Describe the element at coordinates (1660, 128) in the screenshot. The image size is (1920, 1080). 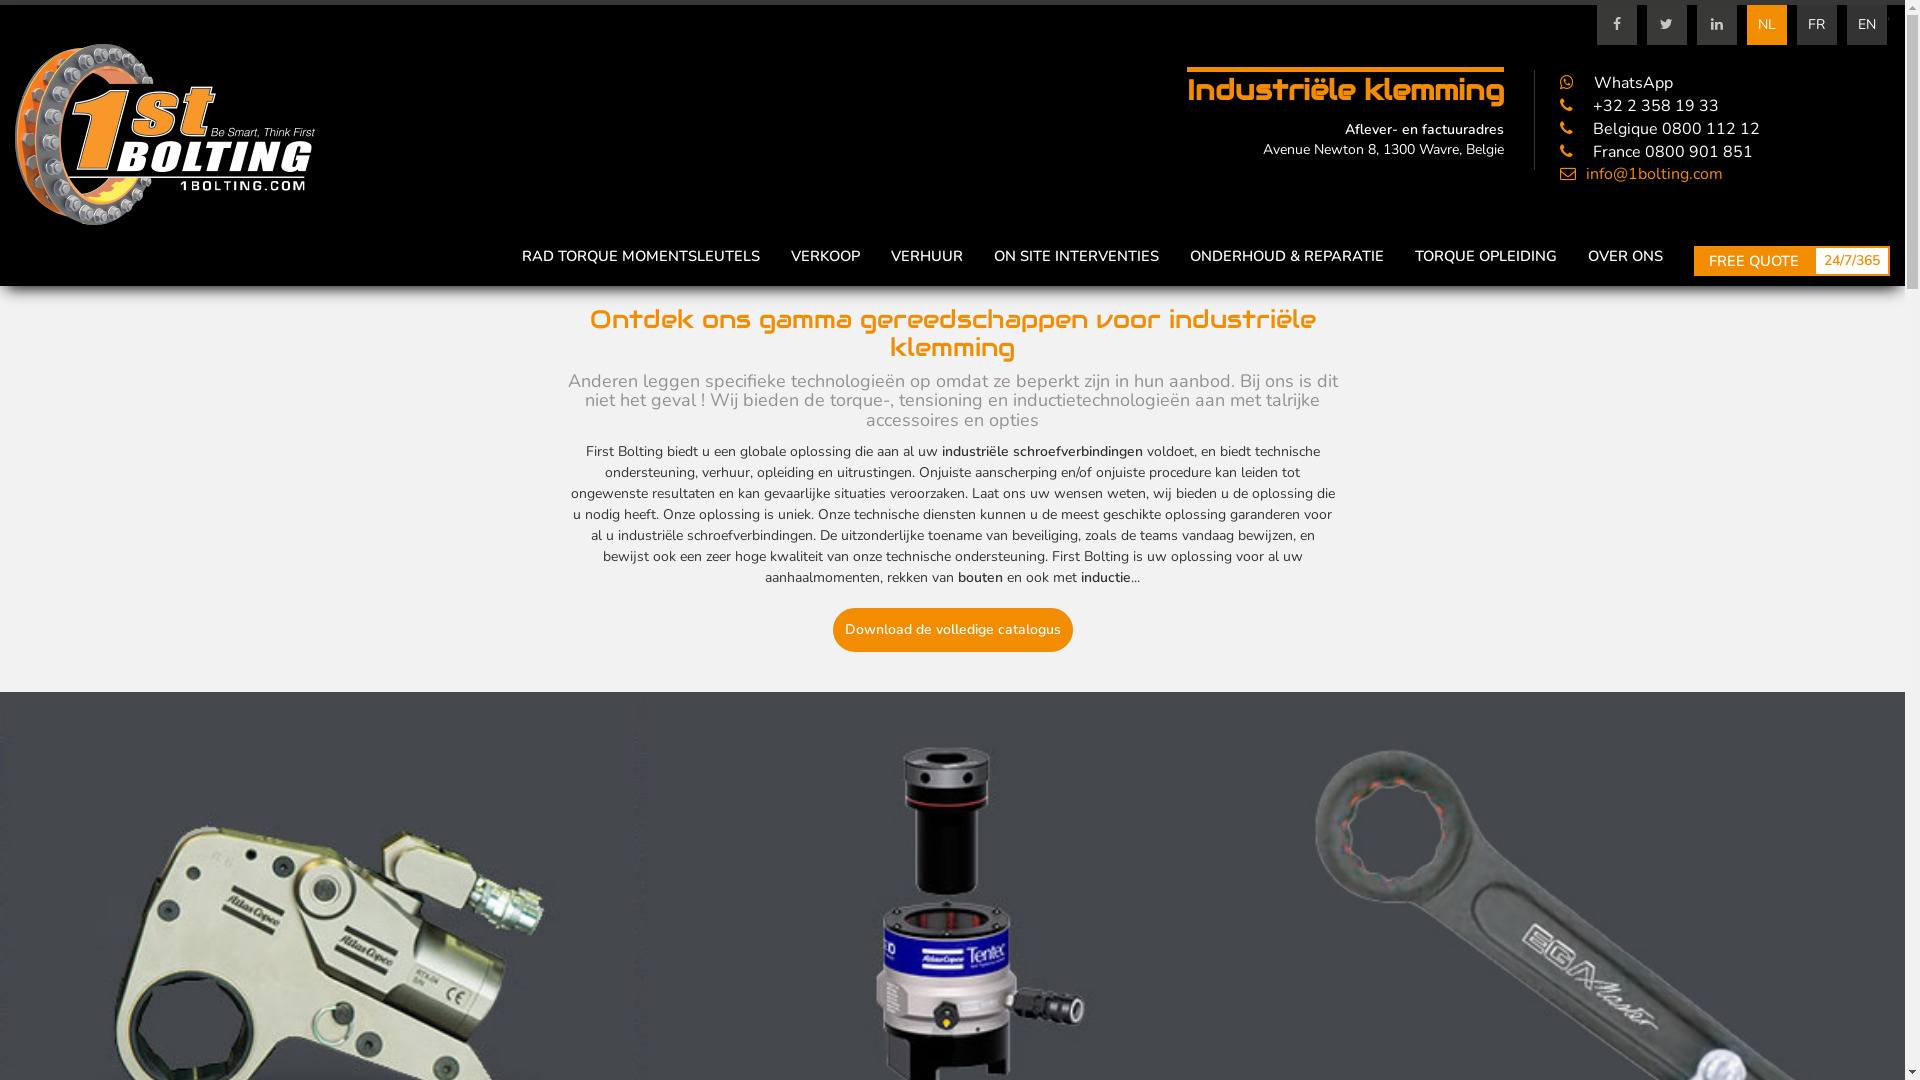
I see `'Belgique 0800 112 12'` at that location.